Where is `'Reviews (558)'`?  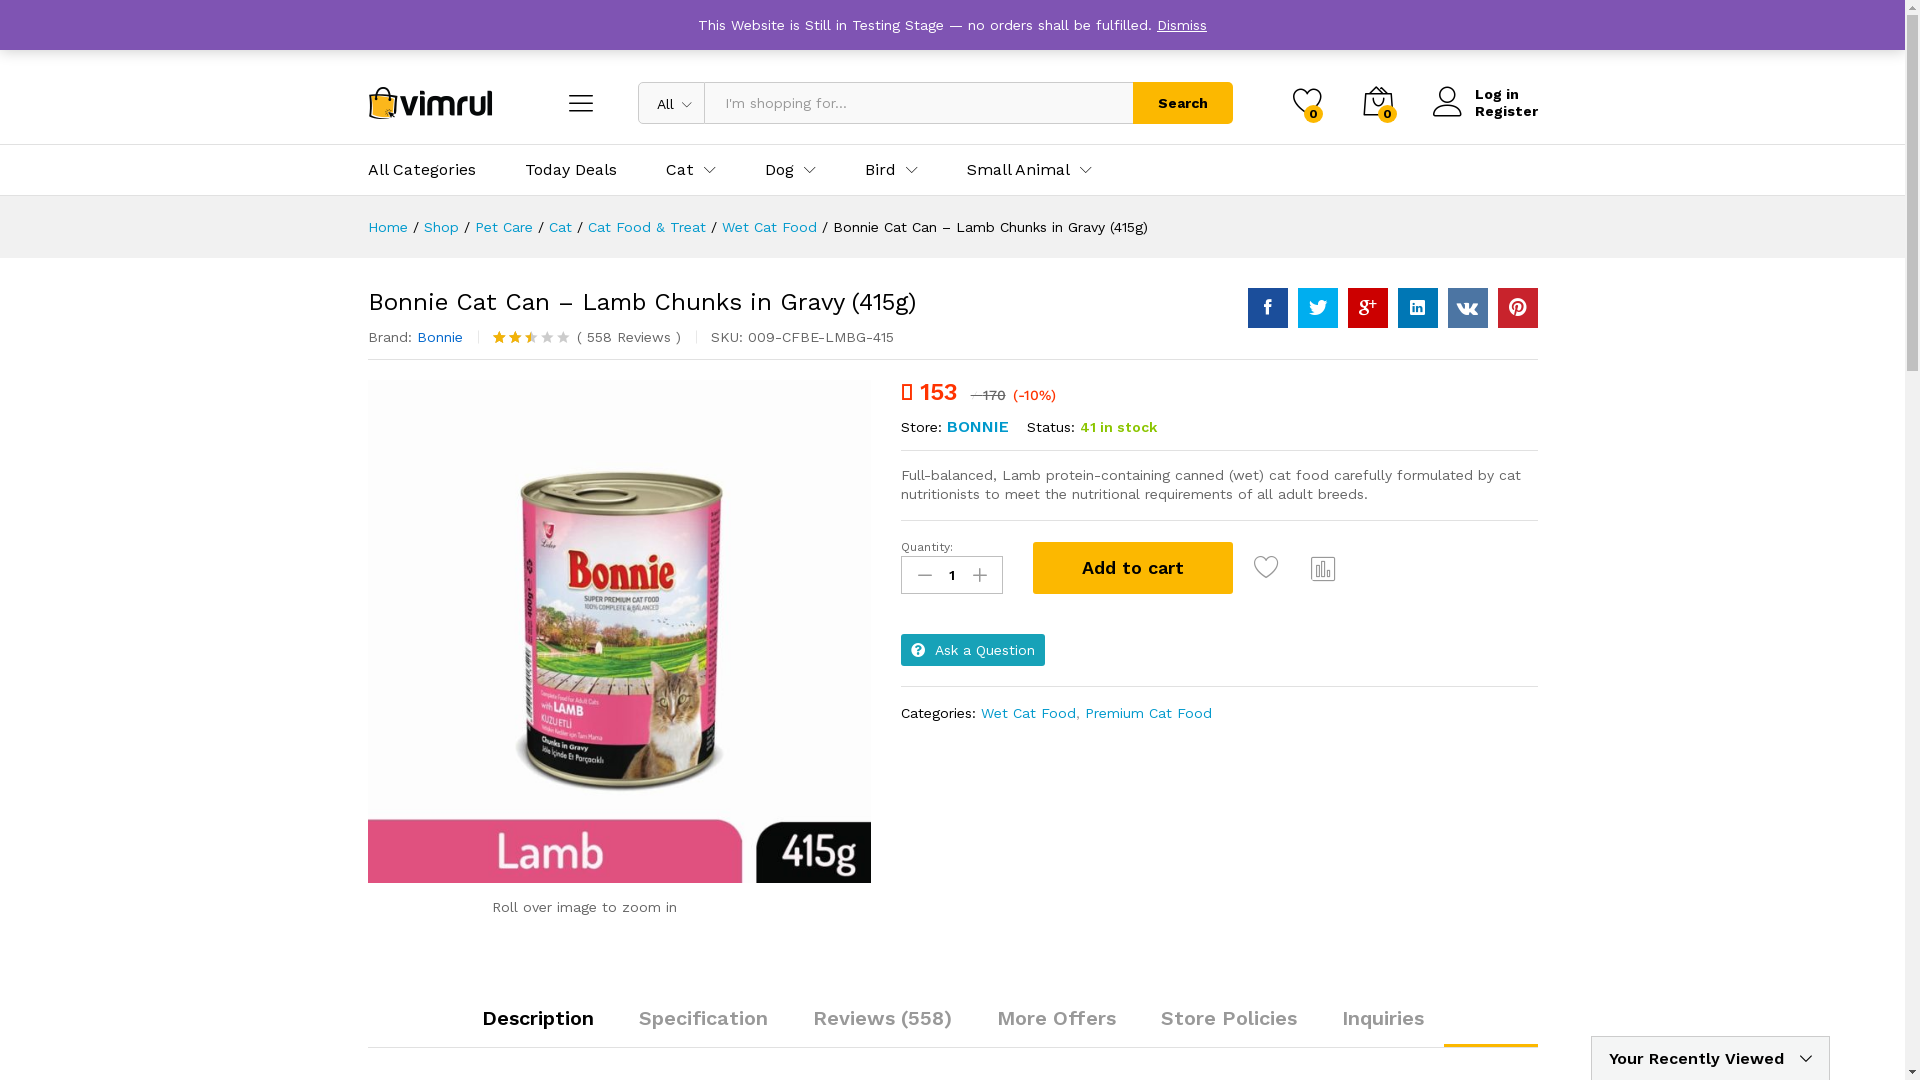 'Reviews (558)' is located at coordinates (880, 1018).